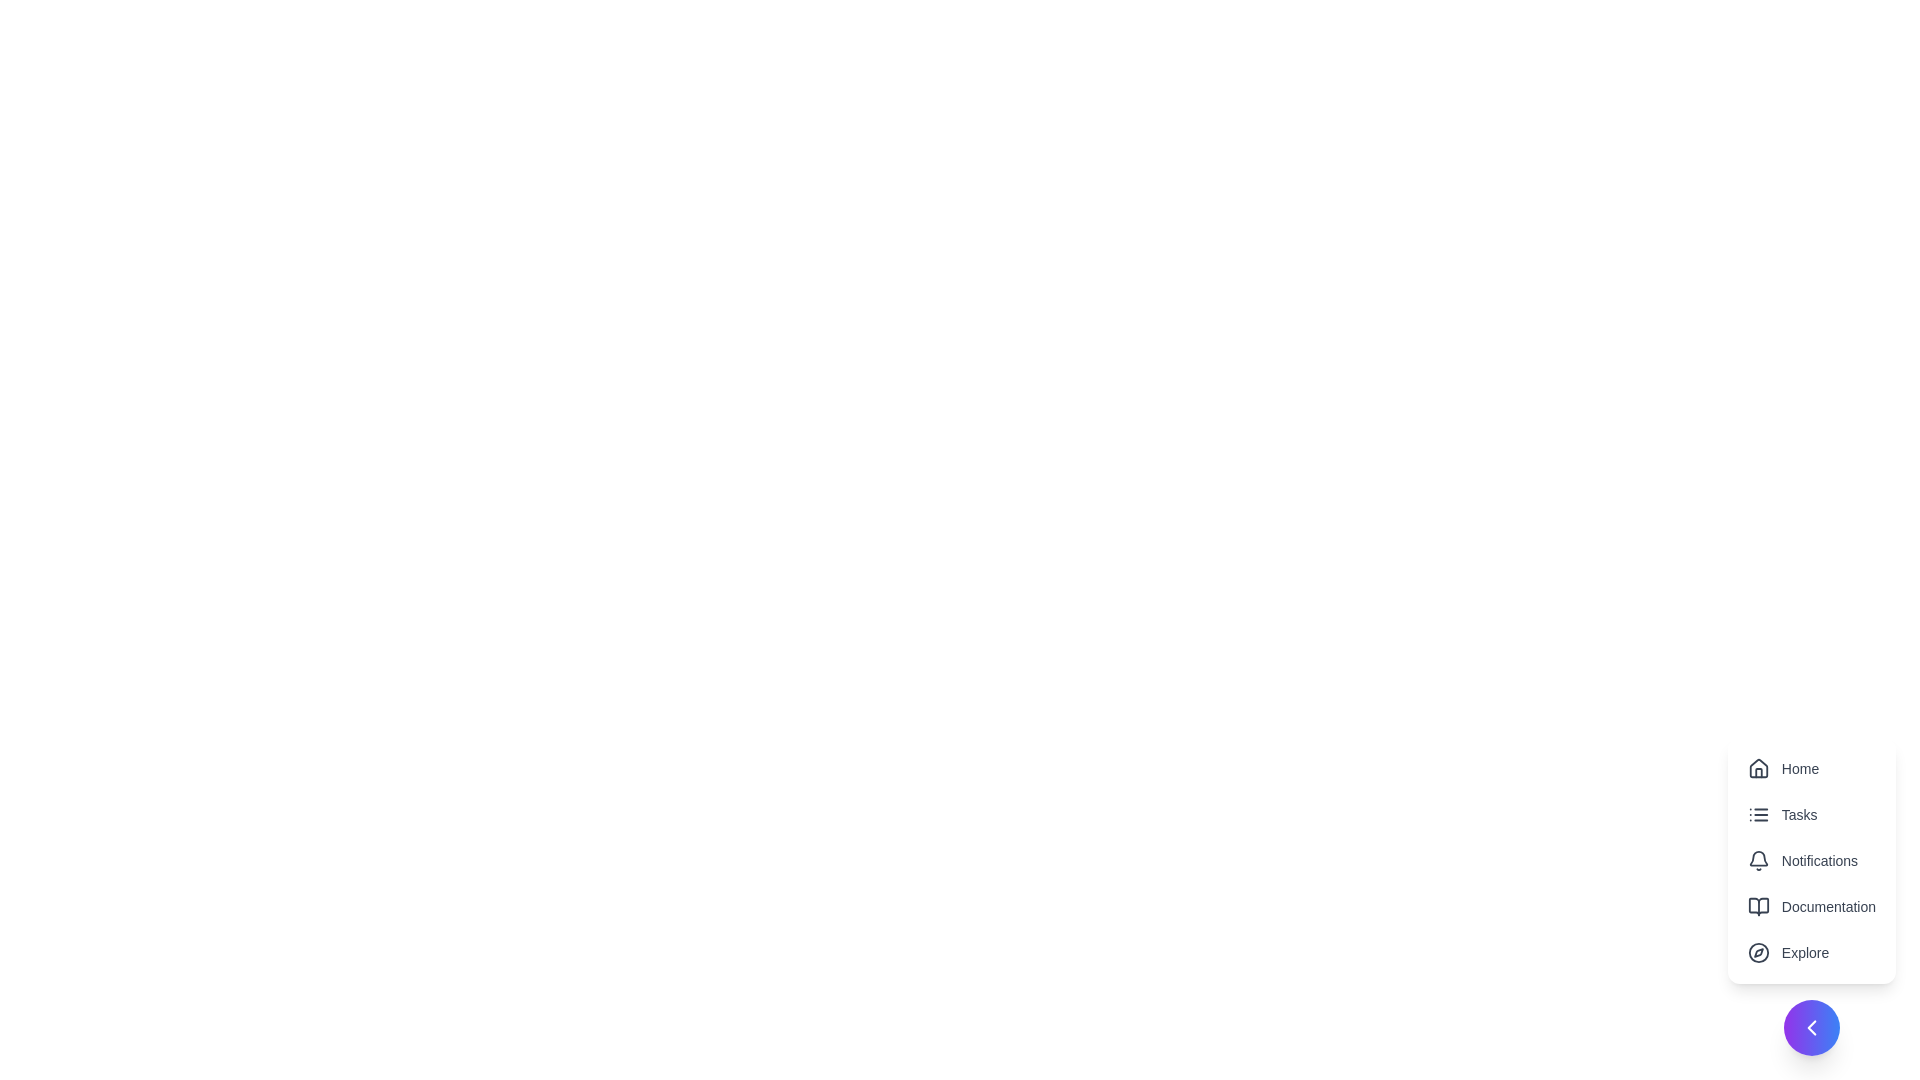  I want to click on the menu item labeled Explore to observe its hover effect, so click(1810, 951).